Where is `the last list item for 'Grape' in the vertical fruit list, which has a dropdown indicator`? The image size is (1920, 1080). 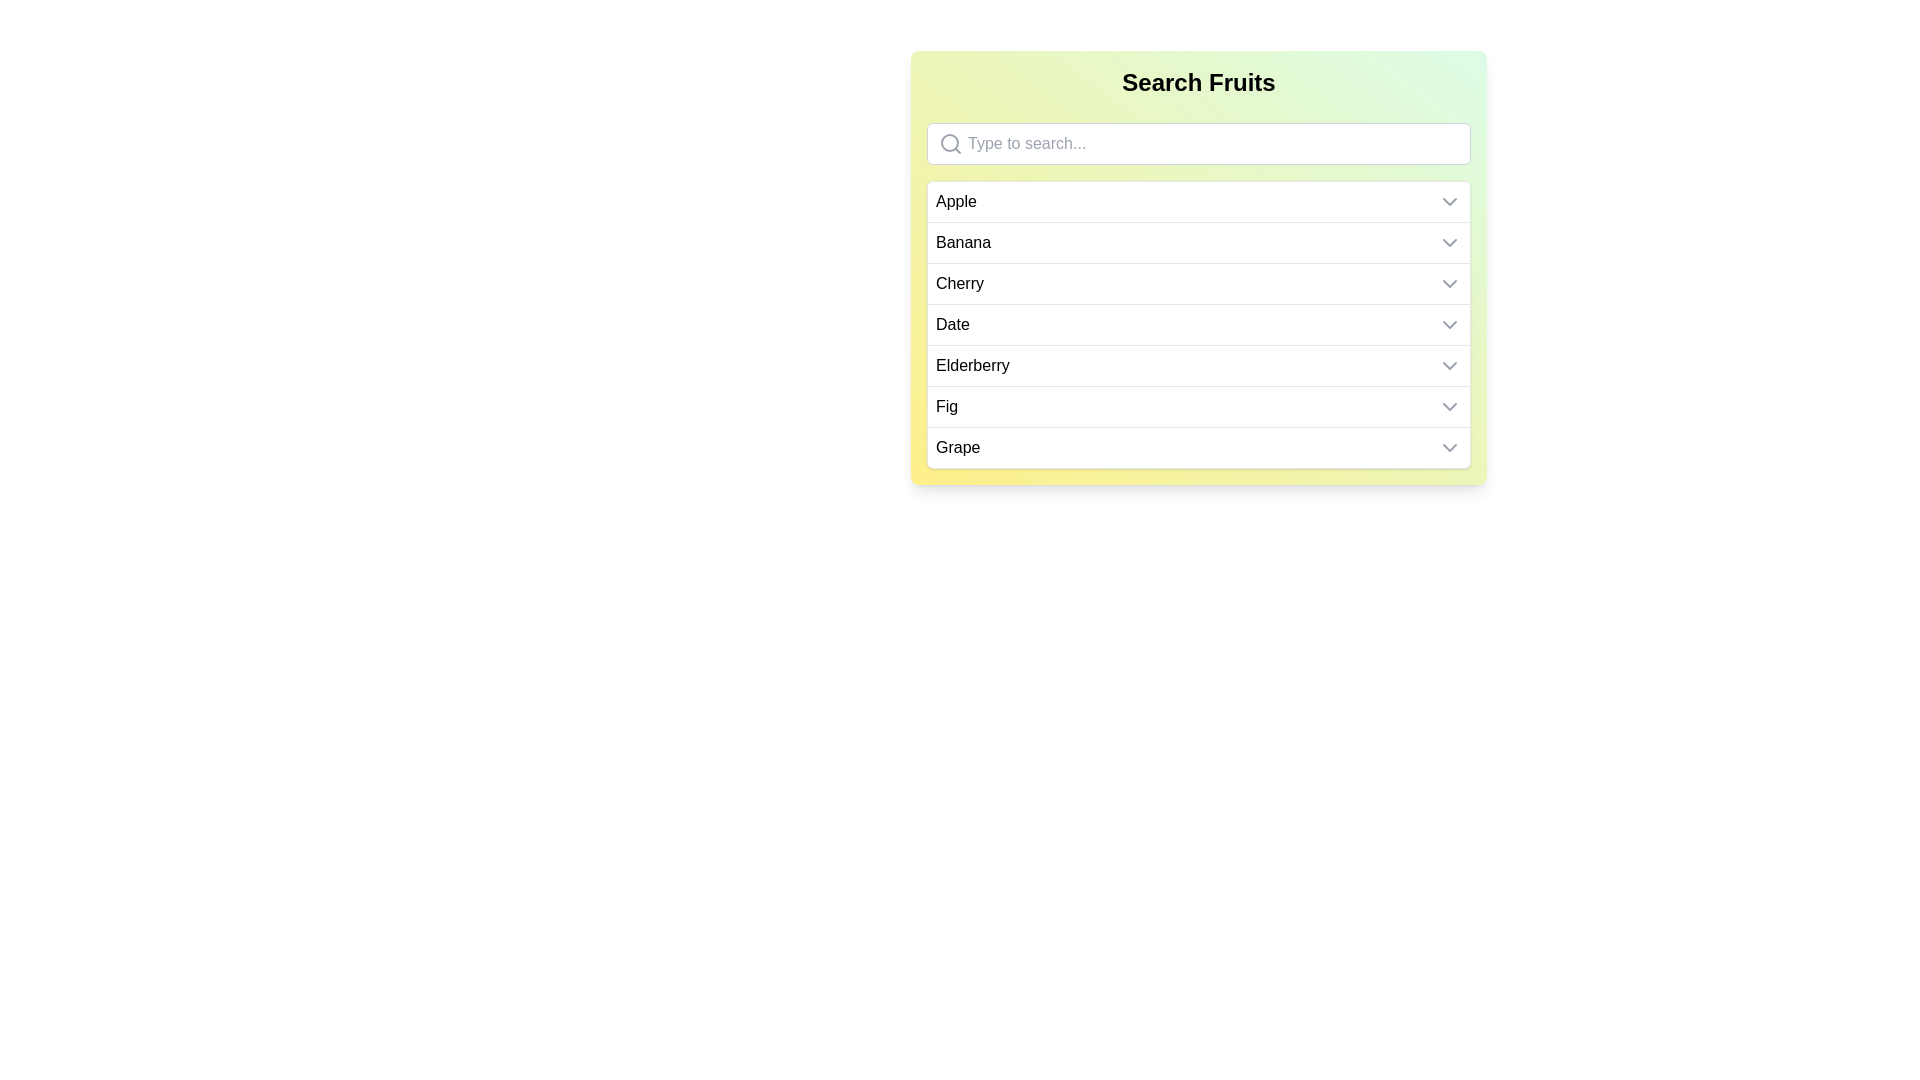 the last list item for 'Grape' in the vertical fruit list, which has a dropdown indicator is located at coordinates (1199, 446).